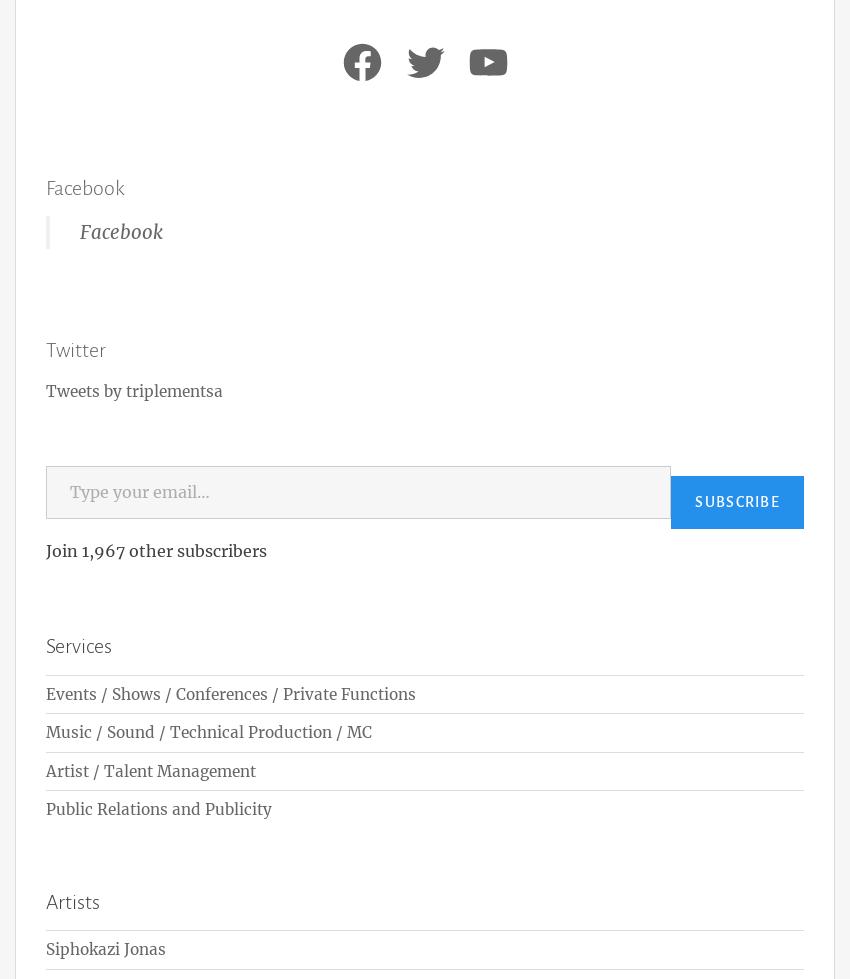 Image resolution: width=850 pixels, height=979 pixels. I want to click on 'Artist / Talent Management', so click(45, 769).